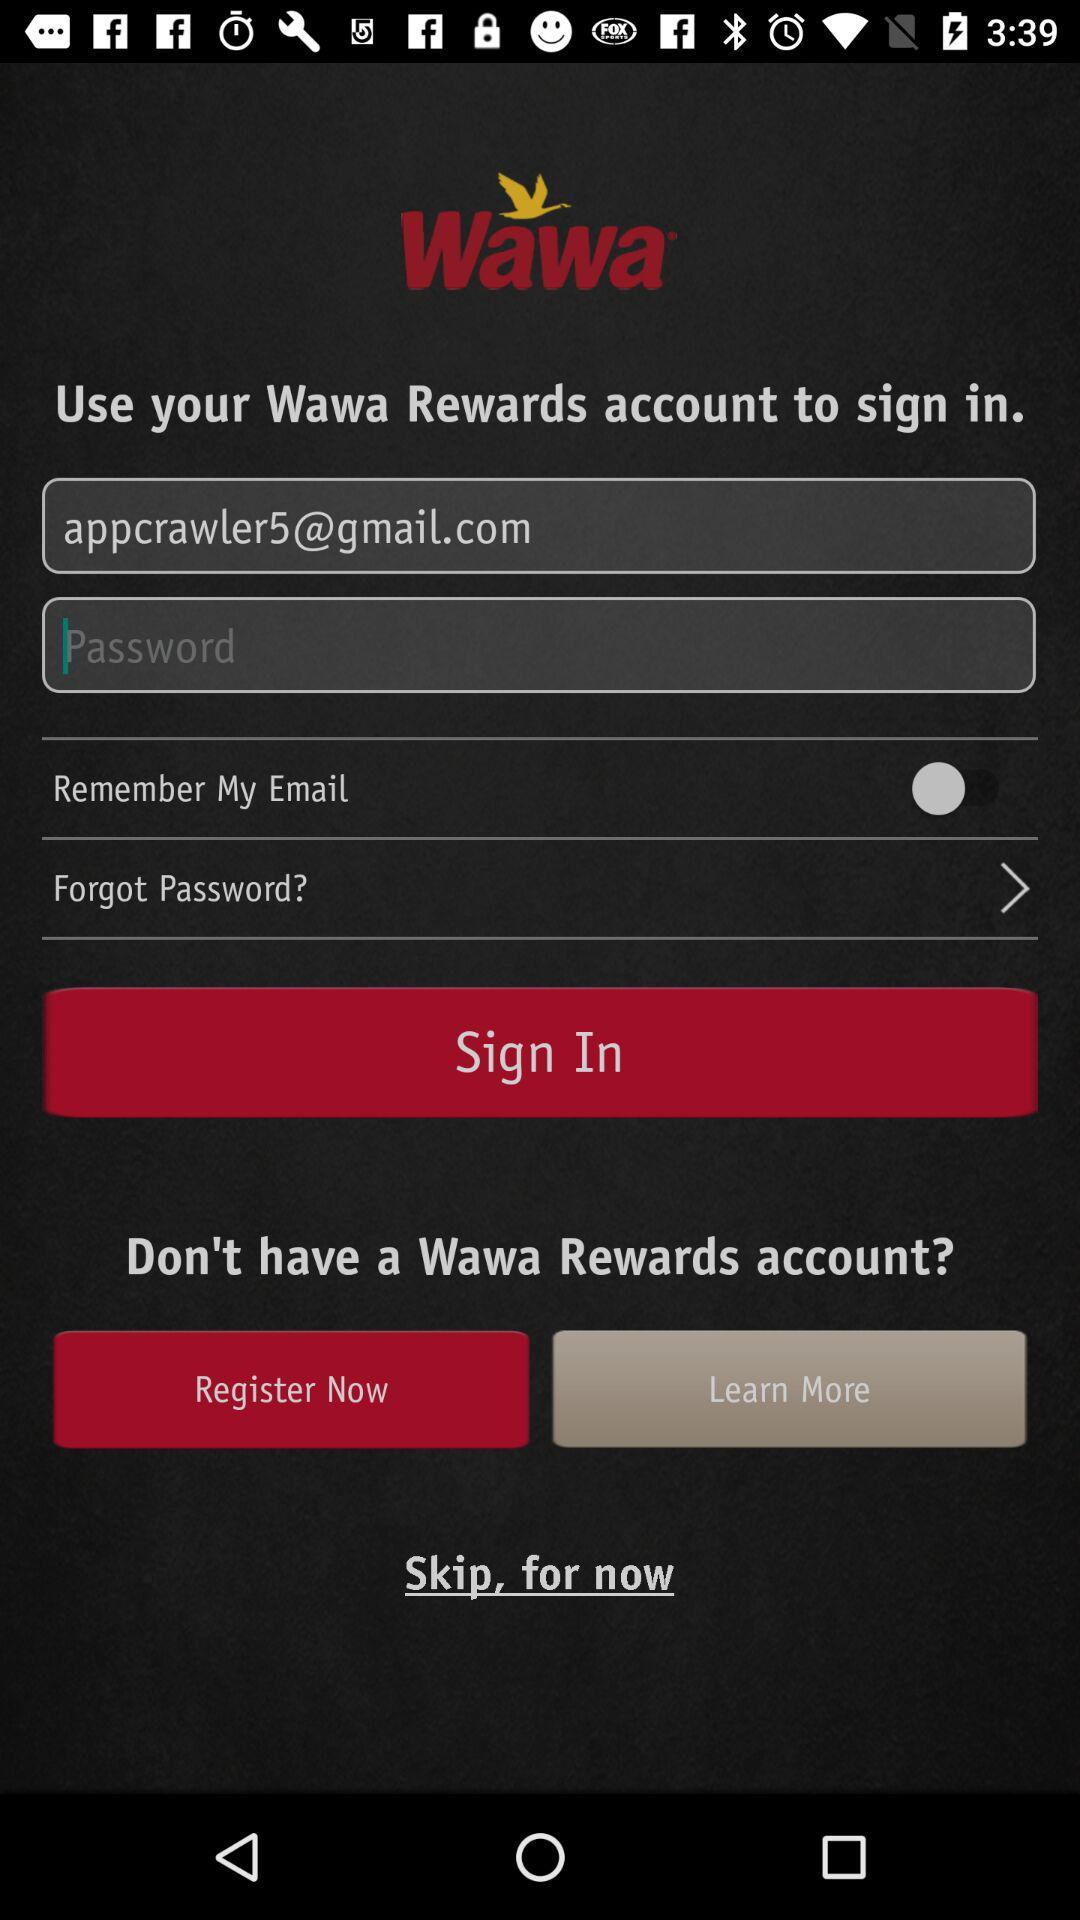 This screenshot has height=1920, width=1080. I want to click on log in, so click(540, 527).